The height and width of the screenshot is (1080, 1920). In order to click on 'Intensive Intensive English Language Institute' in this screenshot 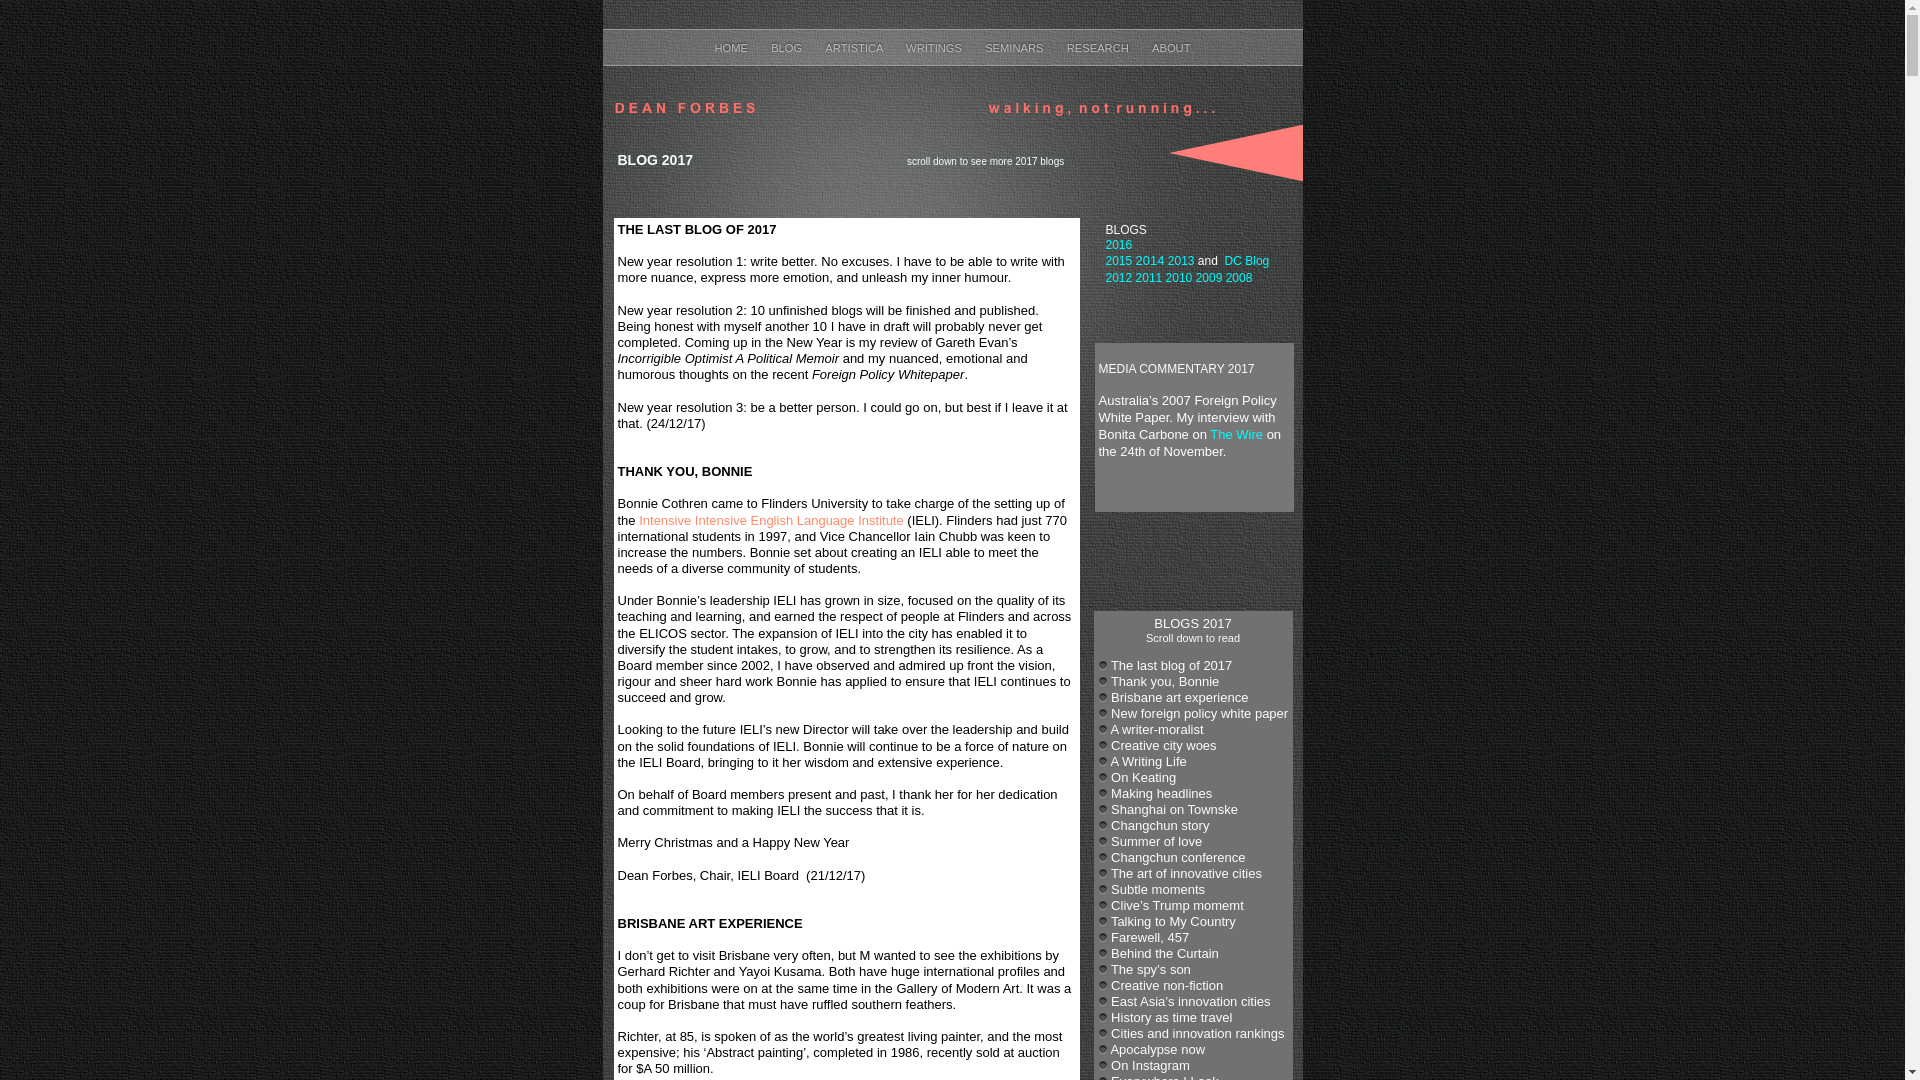, I will do `click(770, 519)`.